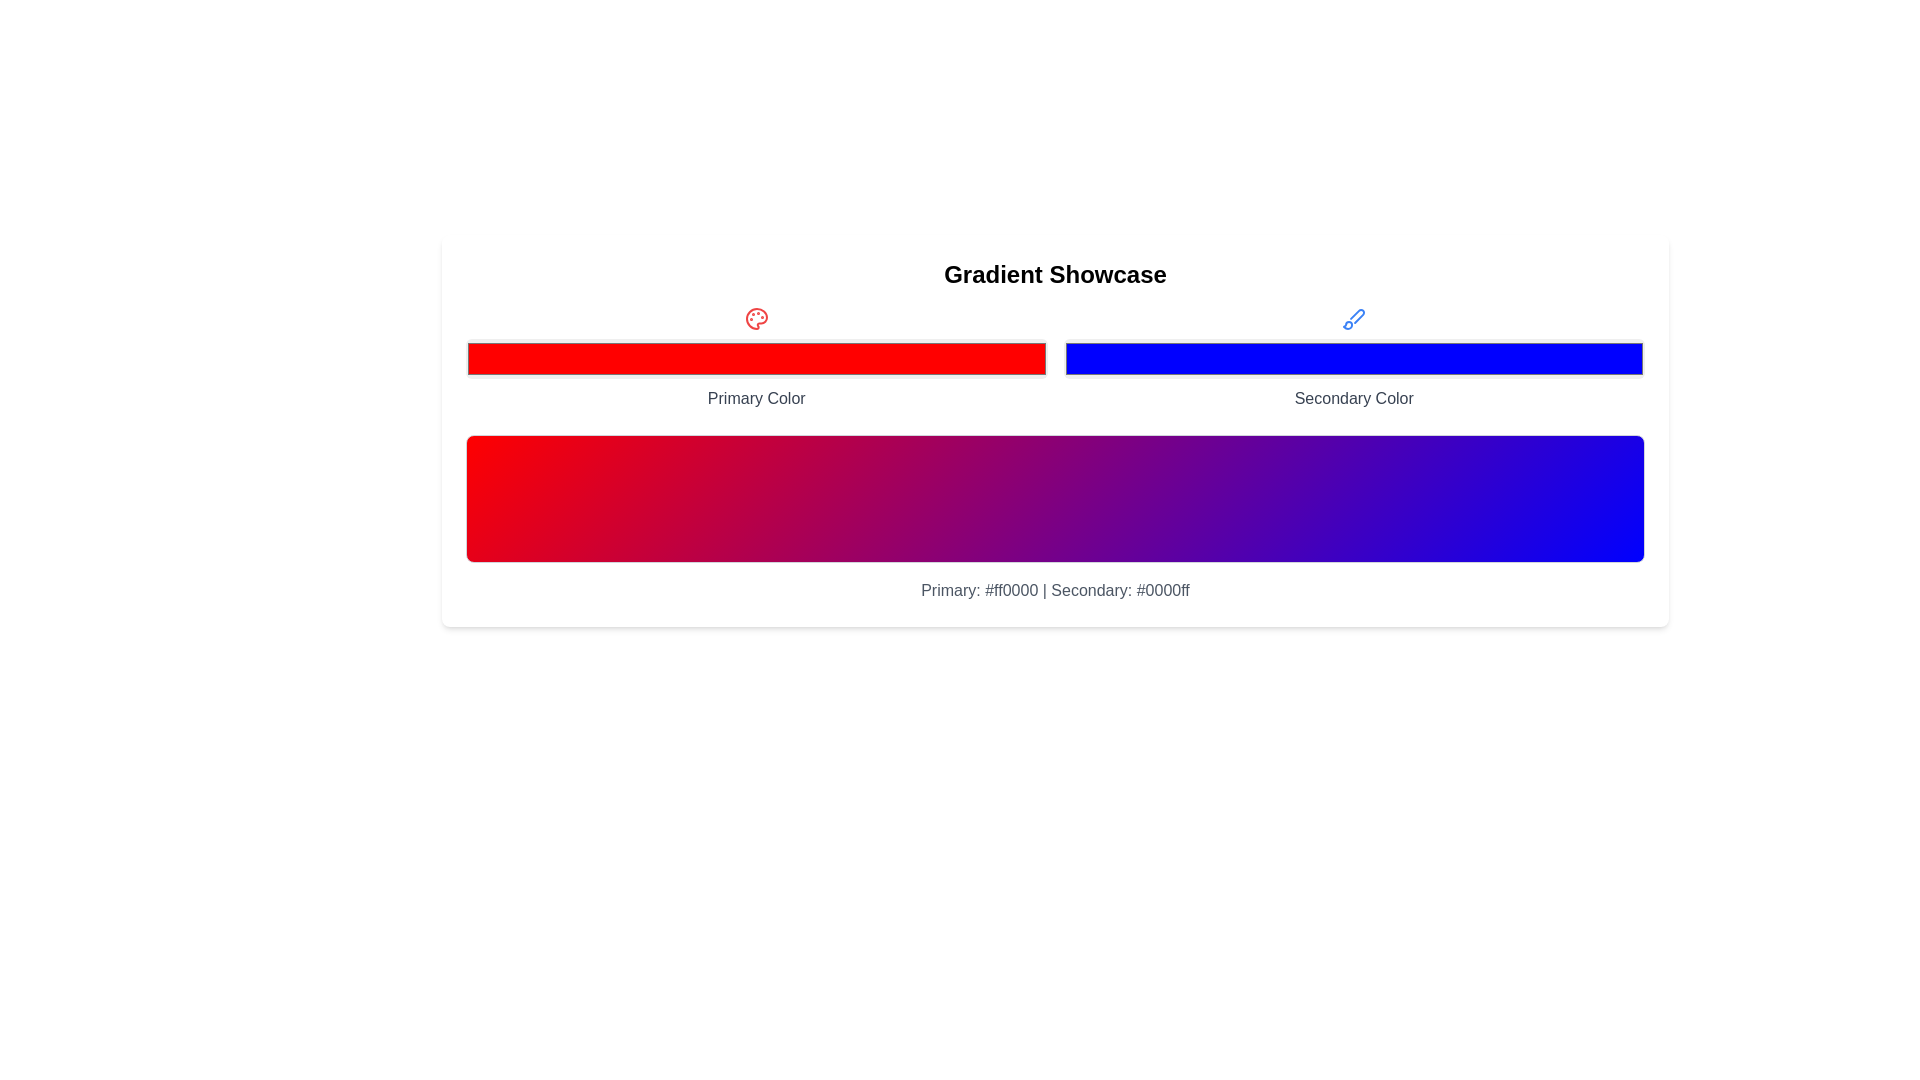 The width and height of the screenshot is (1920, 1080). What do you see at coordinates (1354, 398) in the screenshot?
I see `the text label that describes the function of the color picker for selecting the secondary color, which is located below the color picker input field and is horizontally centered` at bounding box center [1354, 398].